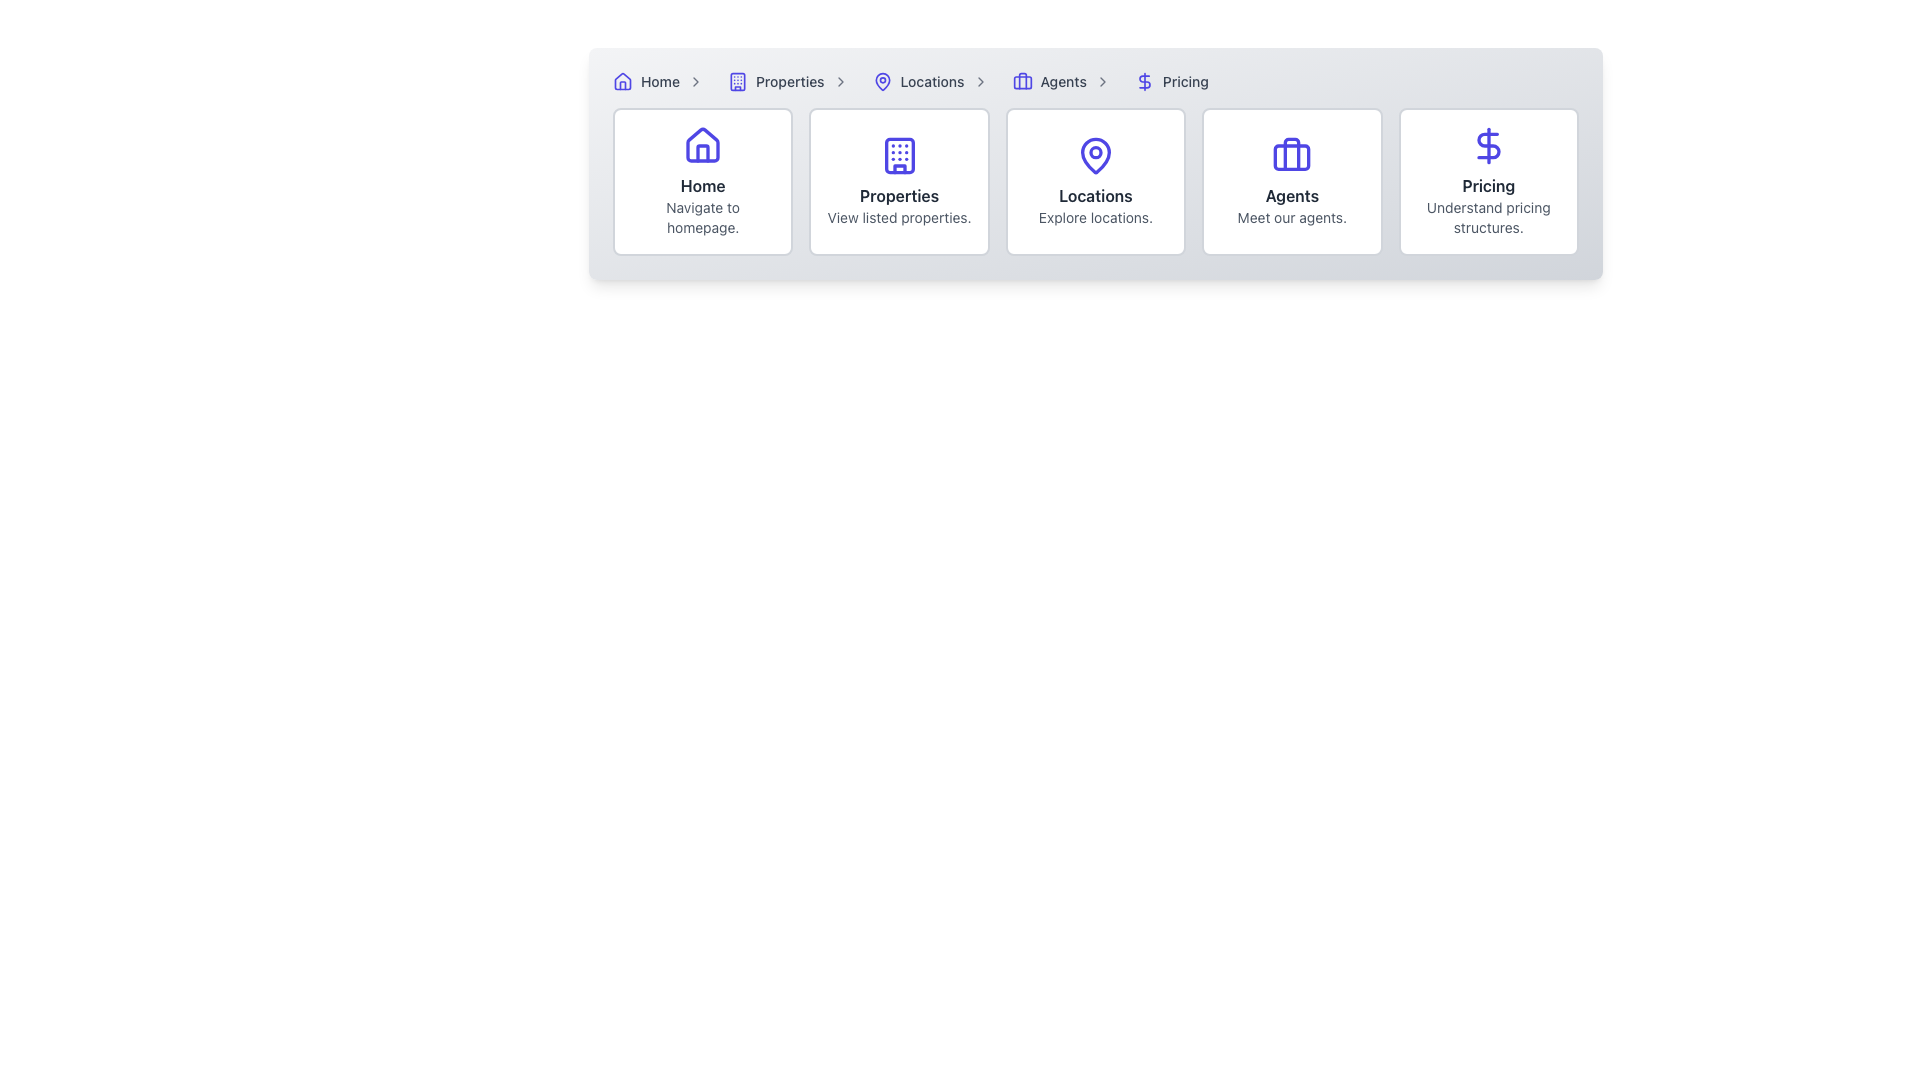 This screenshot has width=1920, height=1080. I want to click on the Breadcrumb item with an icon and text, so click(662, 80).